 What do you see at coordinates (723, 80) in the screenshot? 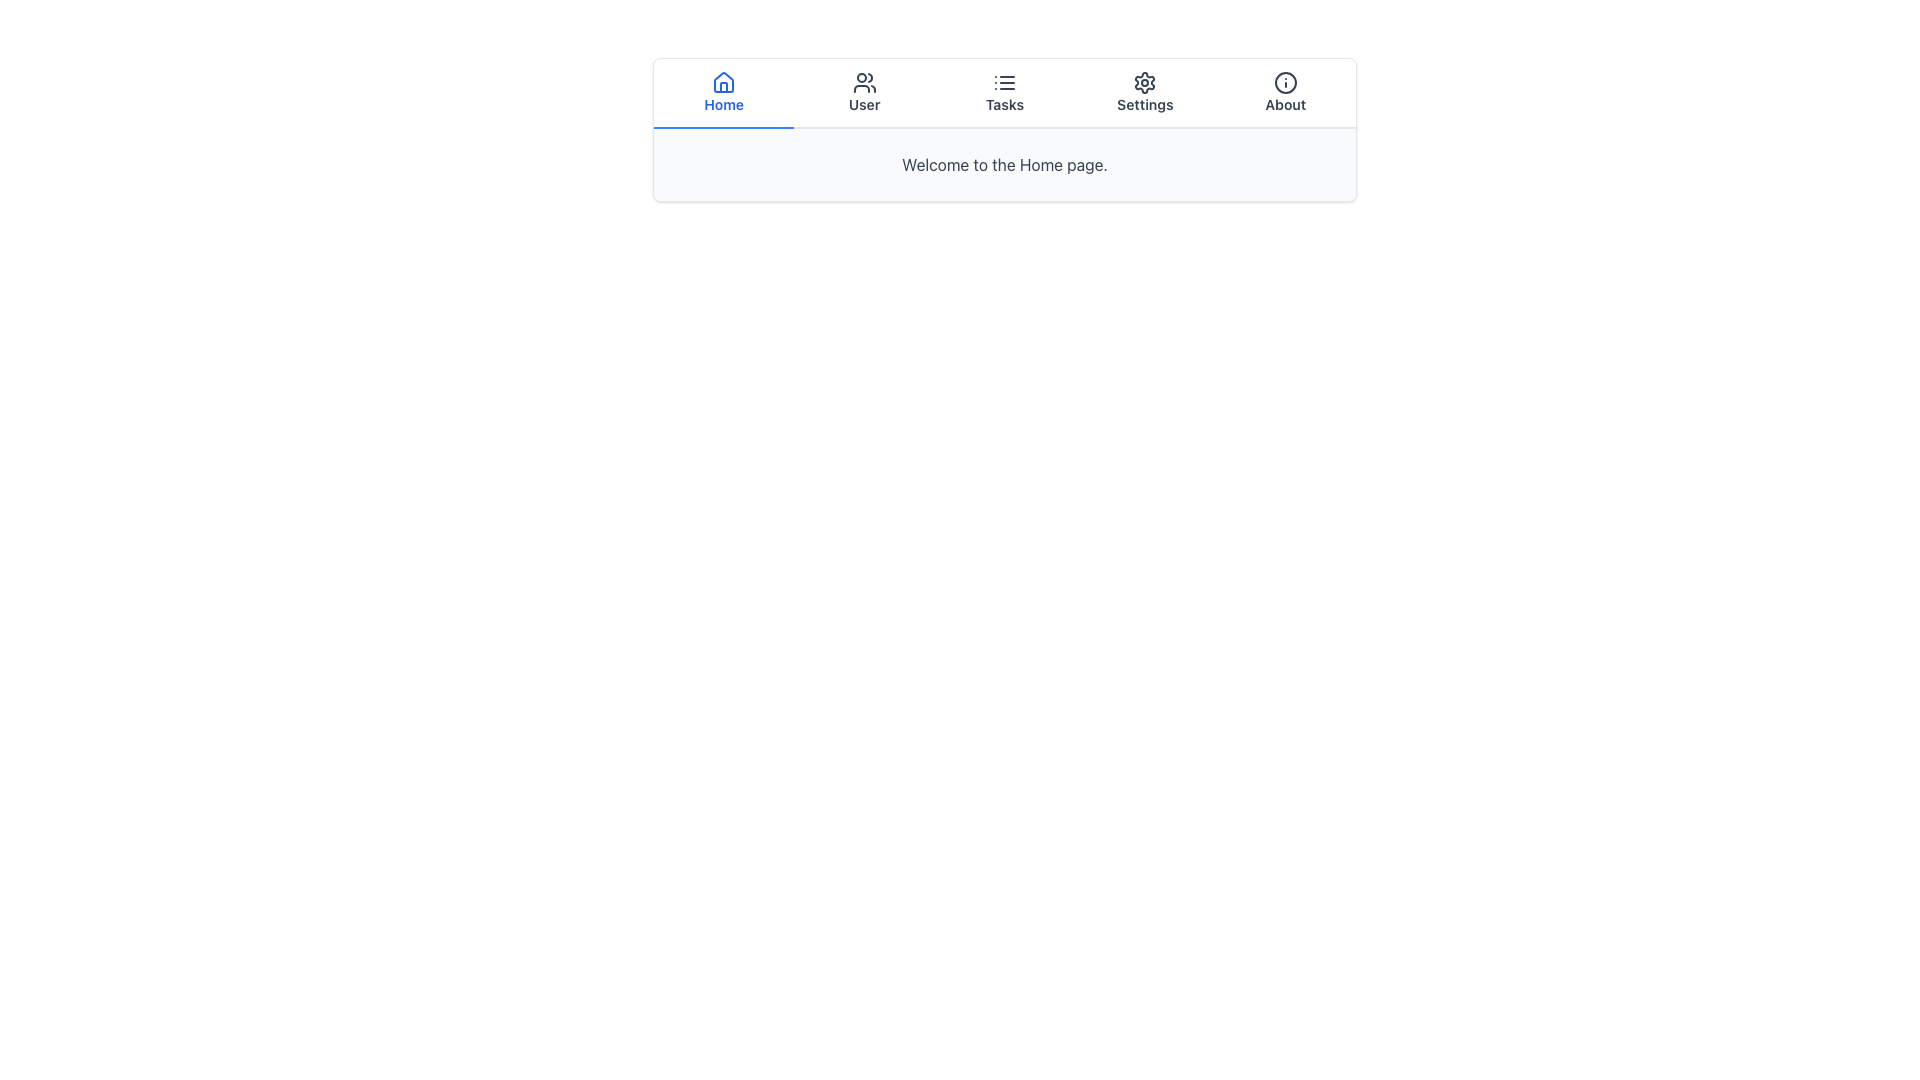
I see `the 'Home' navigation icon located at the leftmost position in the navigation bar` at bounding box center [723, 80].